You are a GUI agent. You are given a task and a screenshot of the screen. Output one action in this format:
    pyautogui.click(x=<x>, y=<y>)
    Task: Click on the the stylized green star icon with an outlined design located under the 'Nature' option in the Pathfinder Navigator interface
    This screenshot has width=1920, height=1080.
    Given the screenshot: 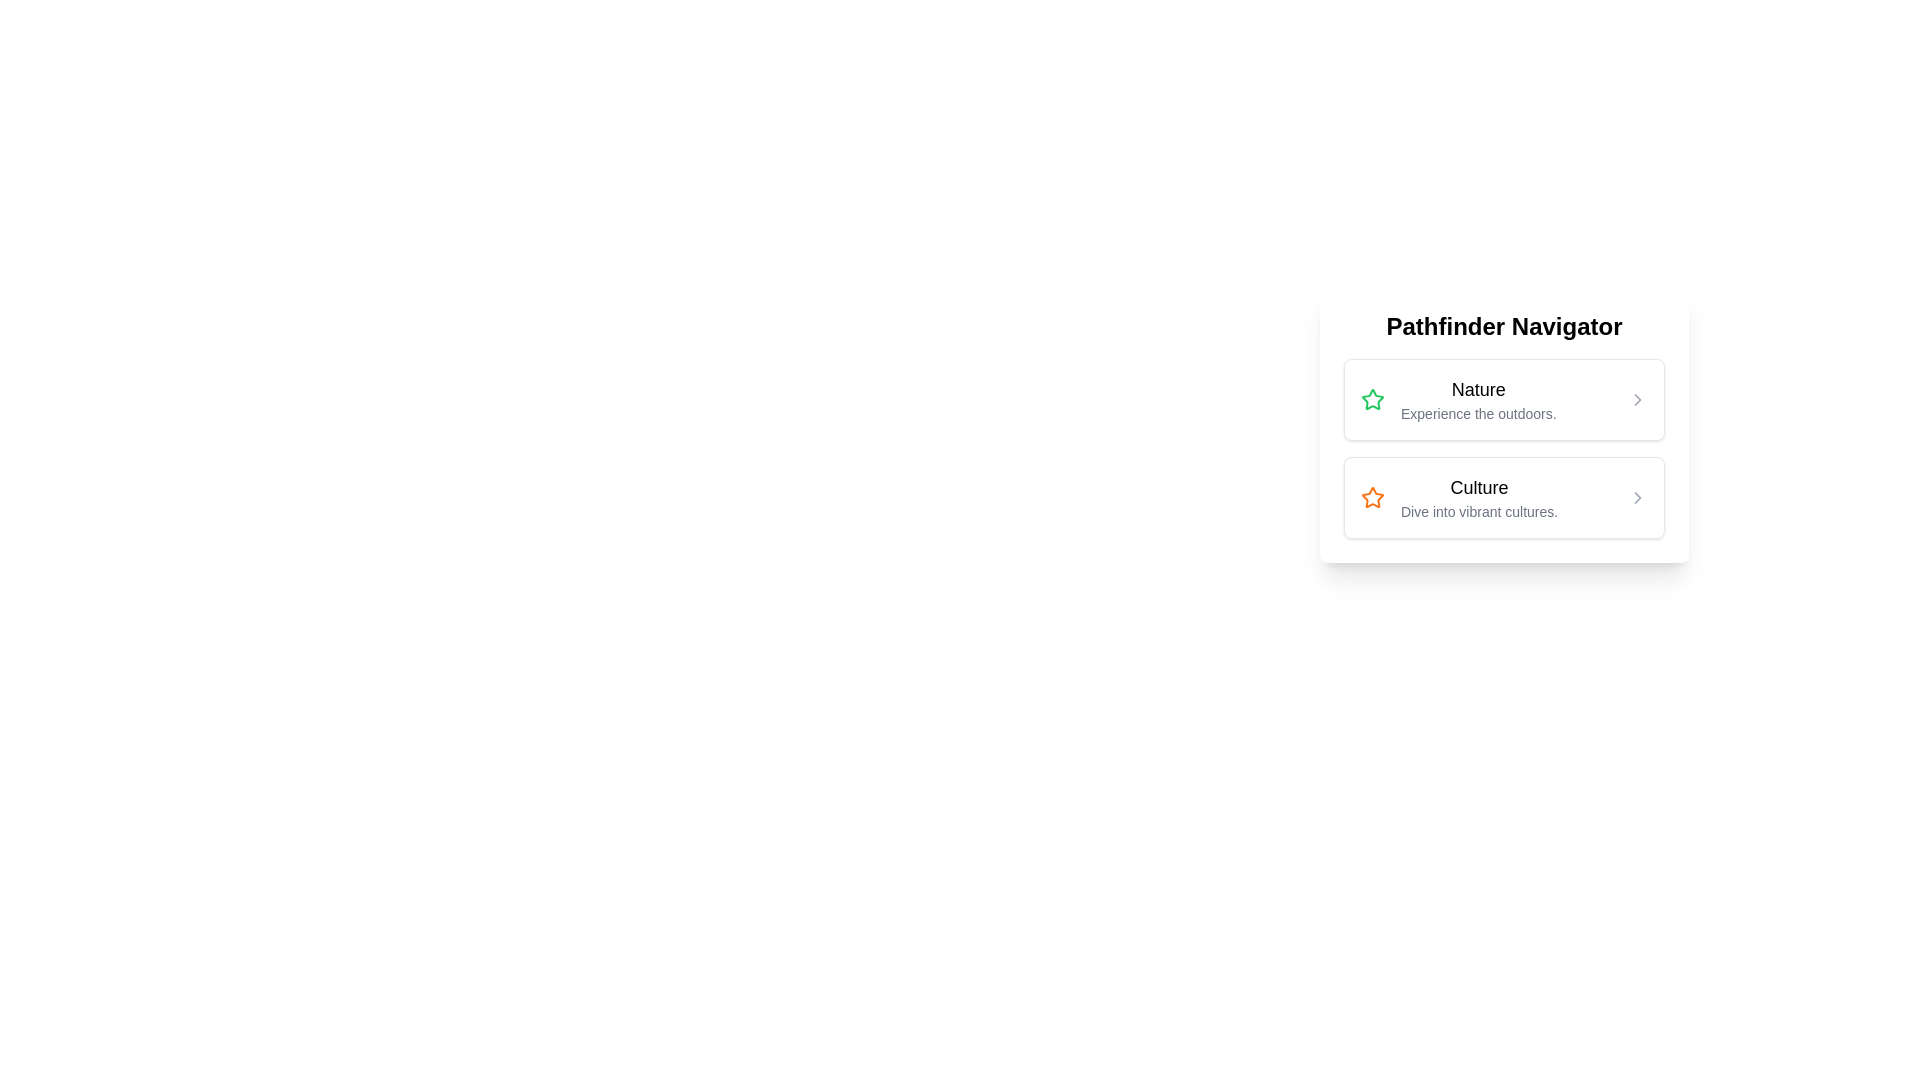 What is the action you would take?
    pyautogui.click(x=1371, y=399)
    